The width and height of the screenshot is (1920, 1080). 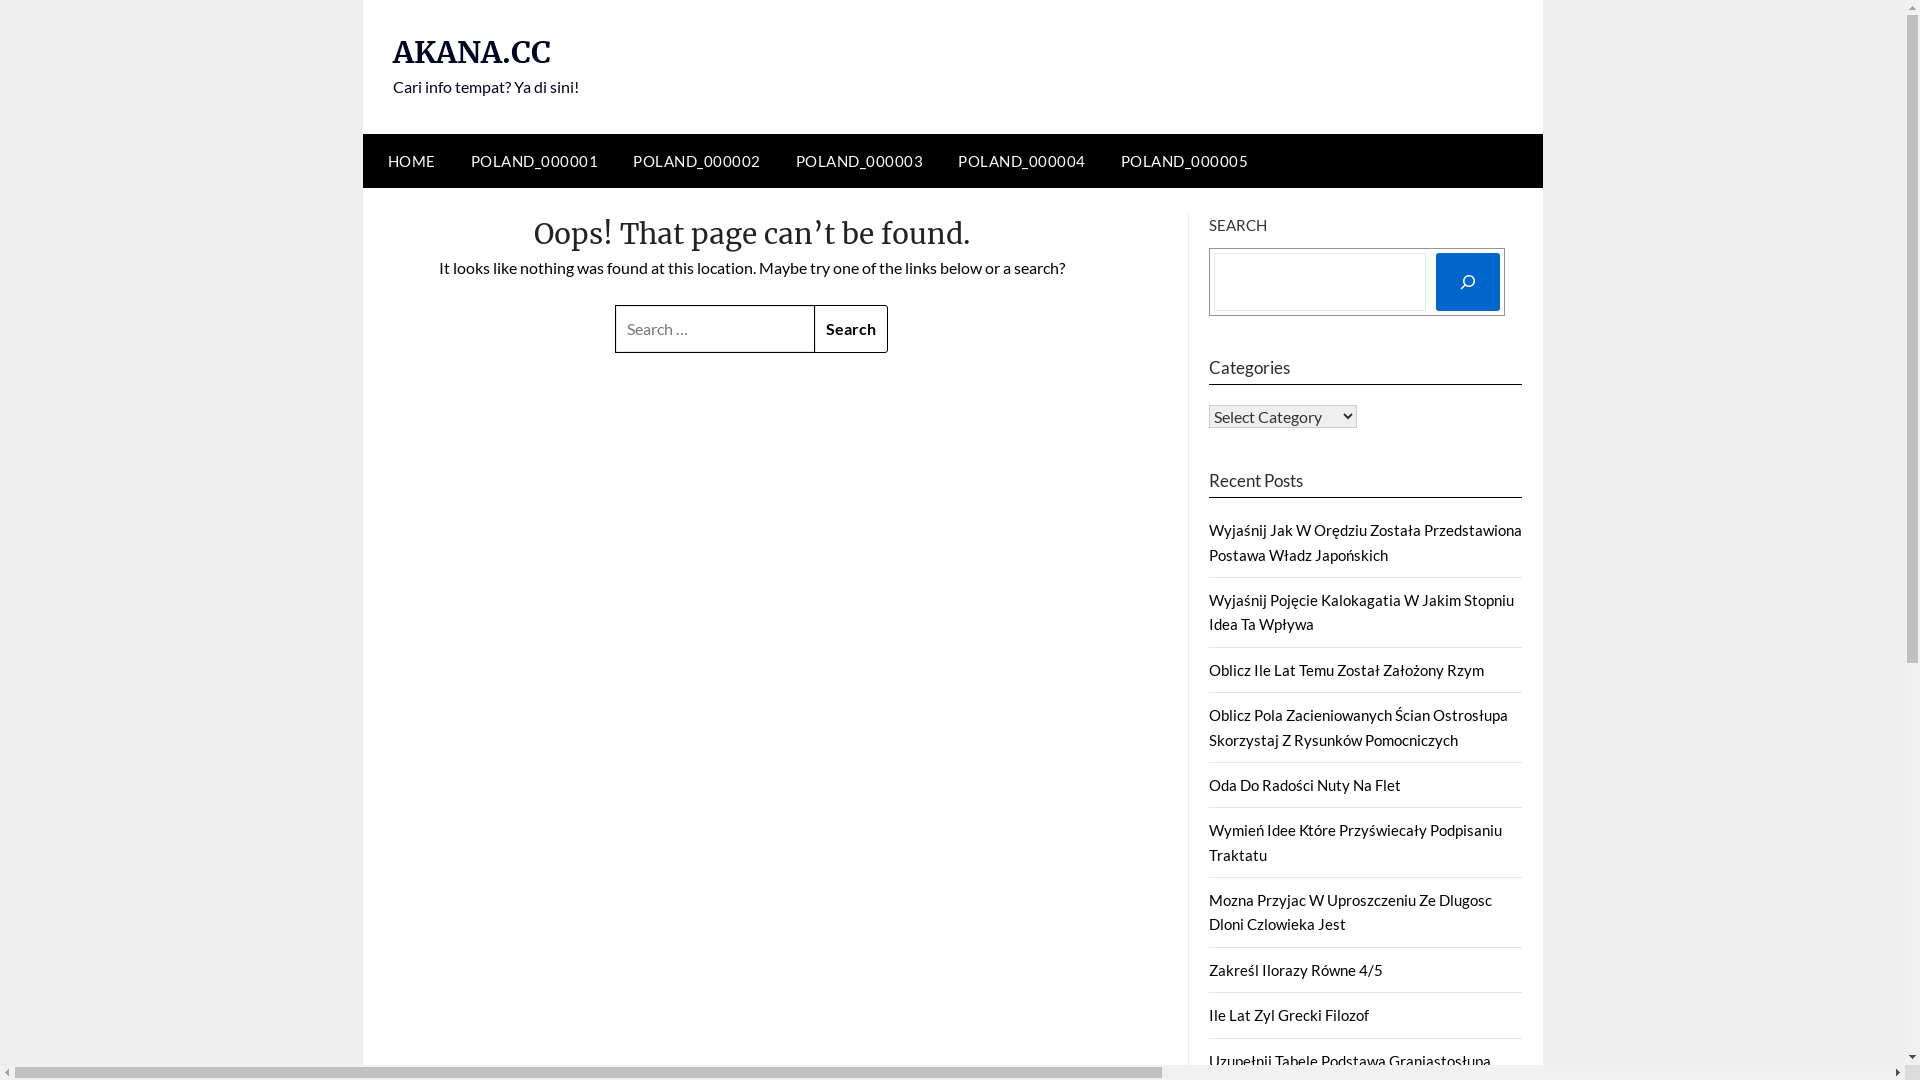 I want to click on 'AKANA.CC', so click(x=469, y=50).